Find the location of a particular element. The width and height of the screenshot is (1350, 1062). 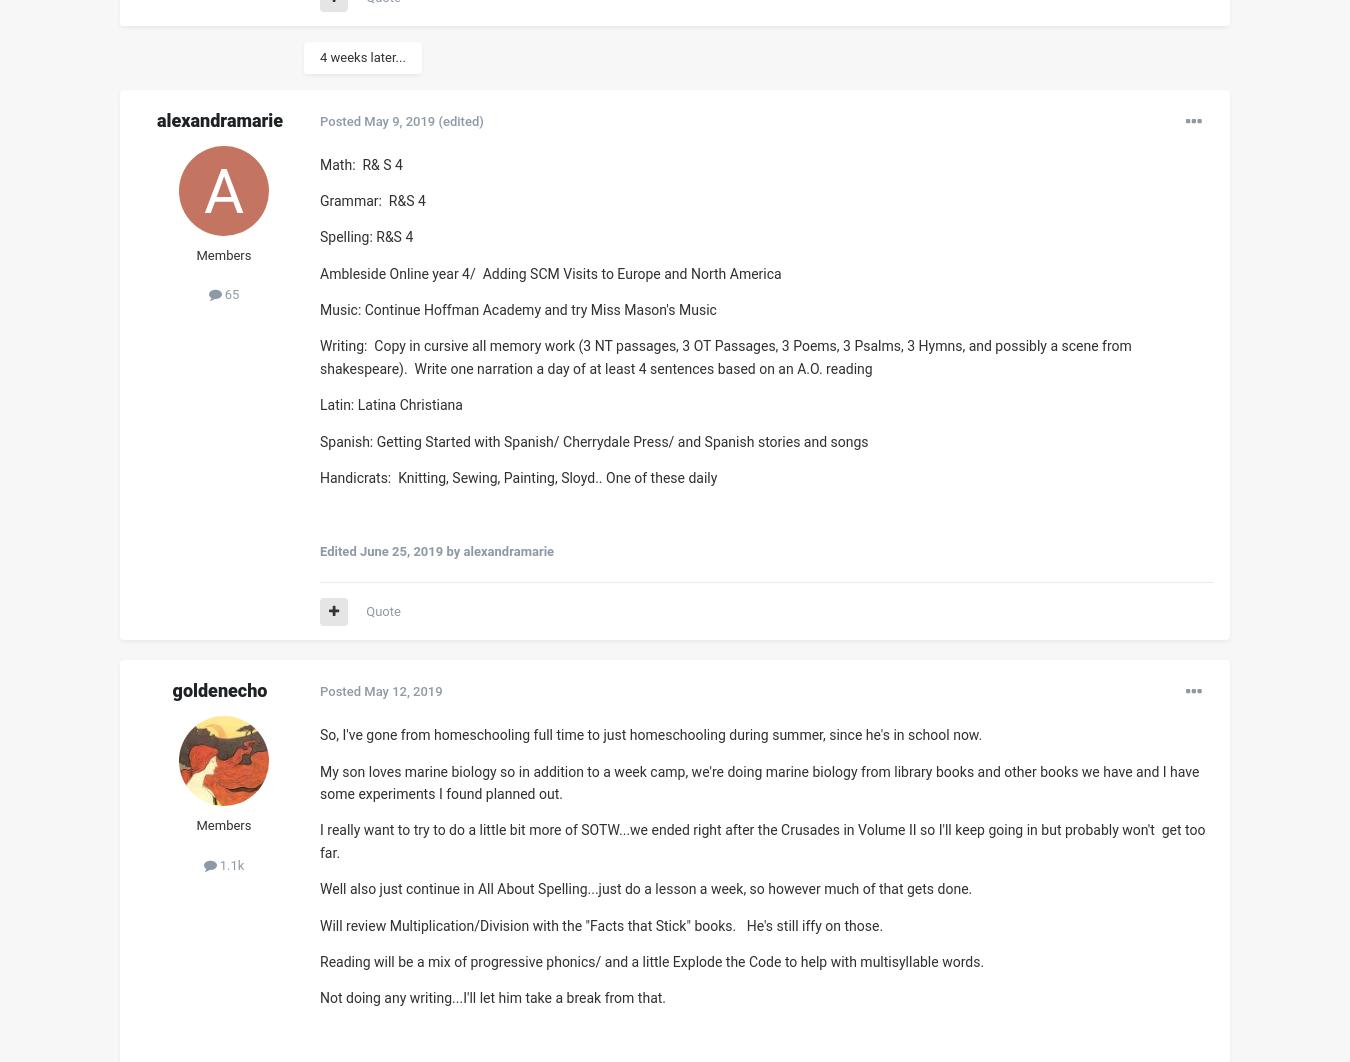

'Music: Continue Hoffman Academy and try Miss Mason's Music' is located at coordinates (516, 308).